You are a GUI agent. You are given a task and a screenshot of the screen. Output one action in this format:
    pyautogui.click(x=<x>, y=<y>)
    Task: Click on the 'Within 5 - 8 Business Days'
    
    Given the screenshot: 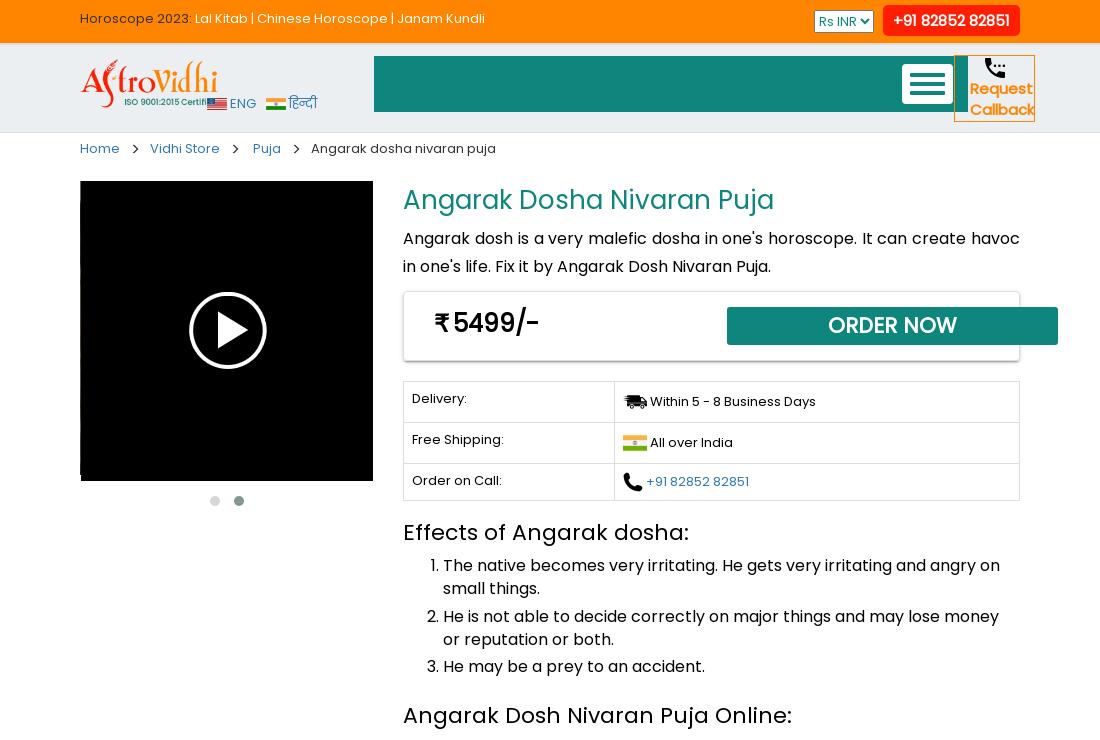 What is the action you would take?
    pyautogui.click(x=729, y=399)
    